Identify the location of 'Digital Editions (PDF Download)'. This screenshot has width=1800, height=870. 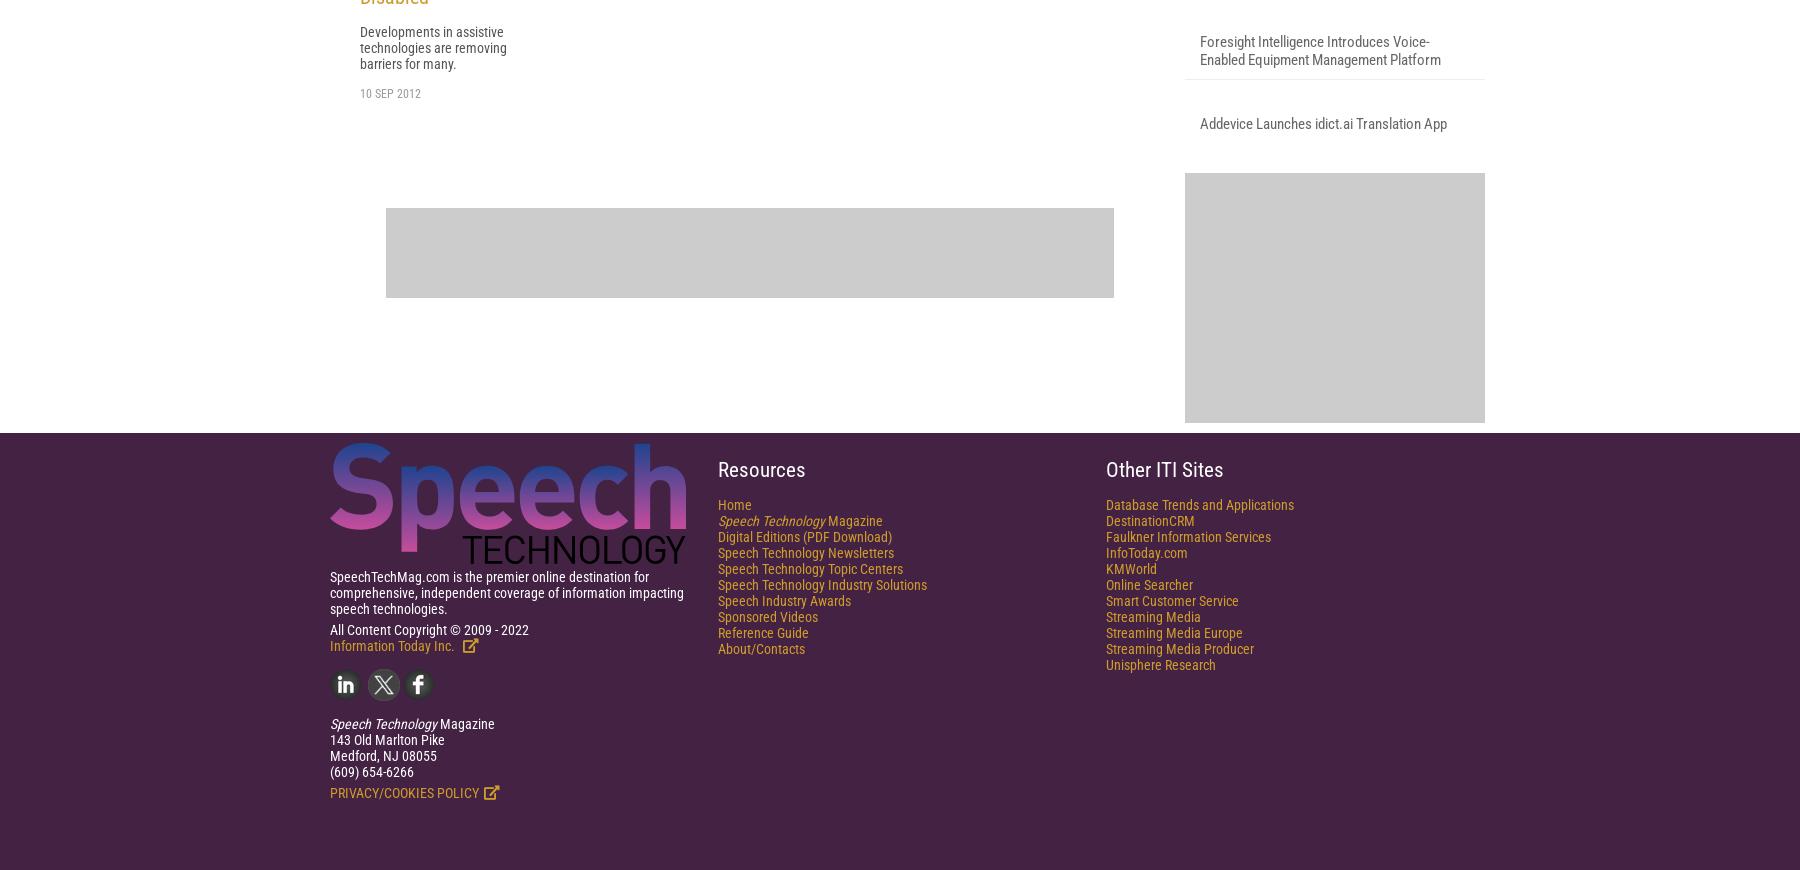
(804, 776).